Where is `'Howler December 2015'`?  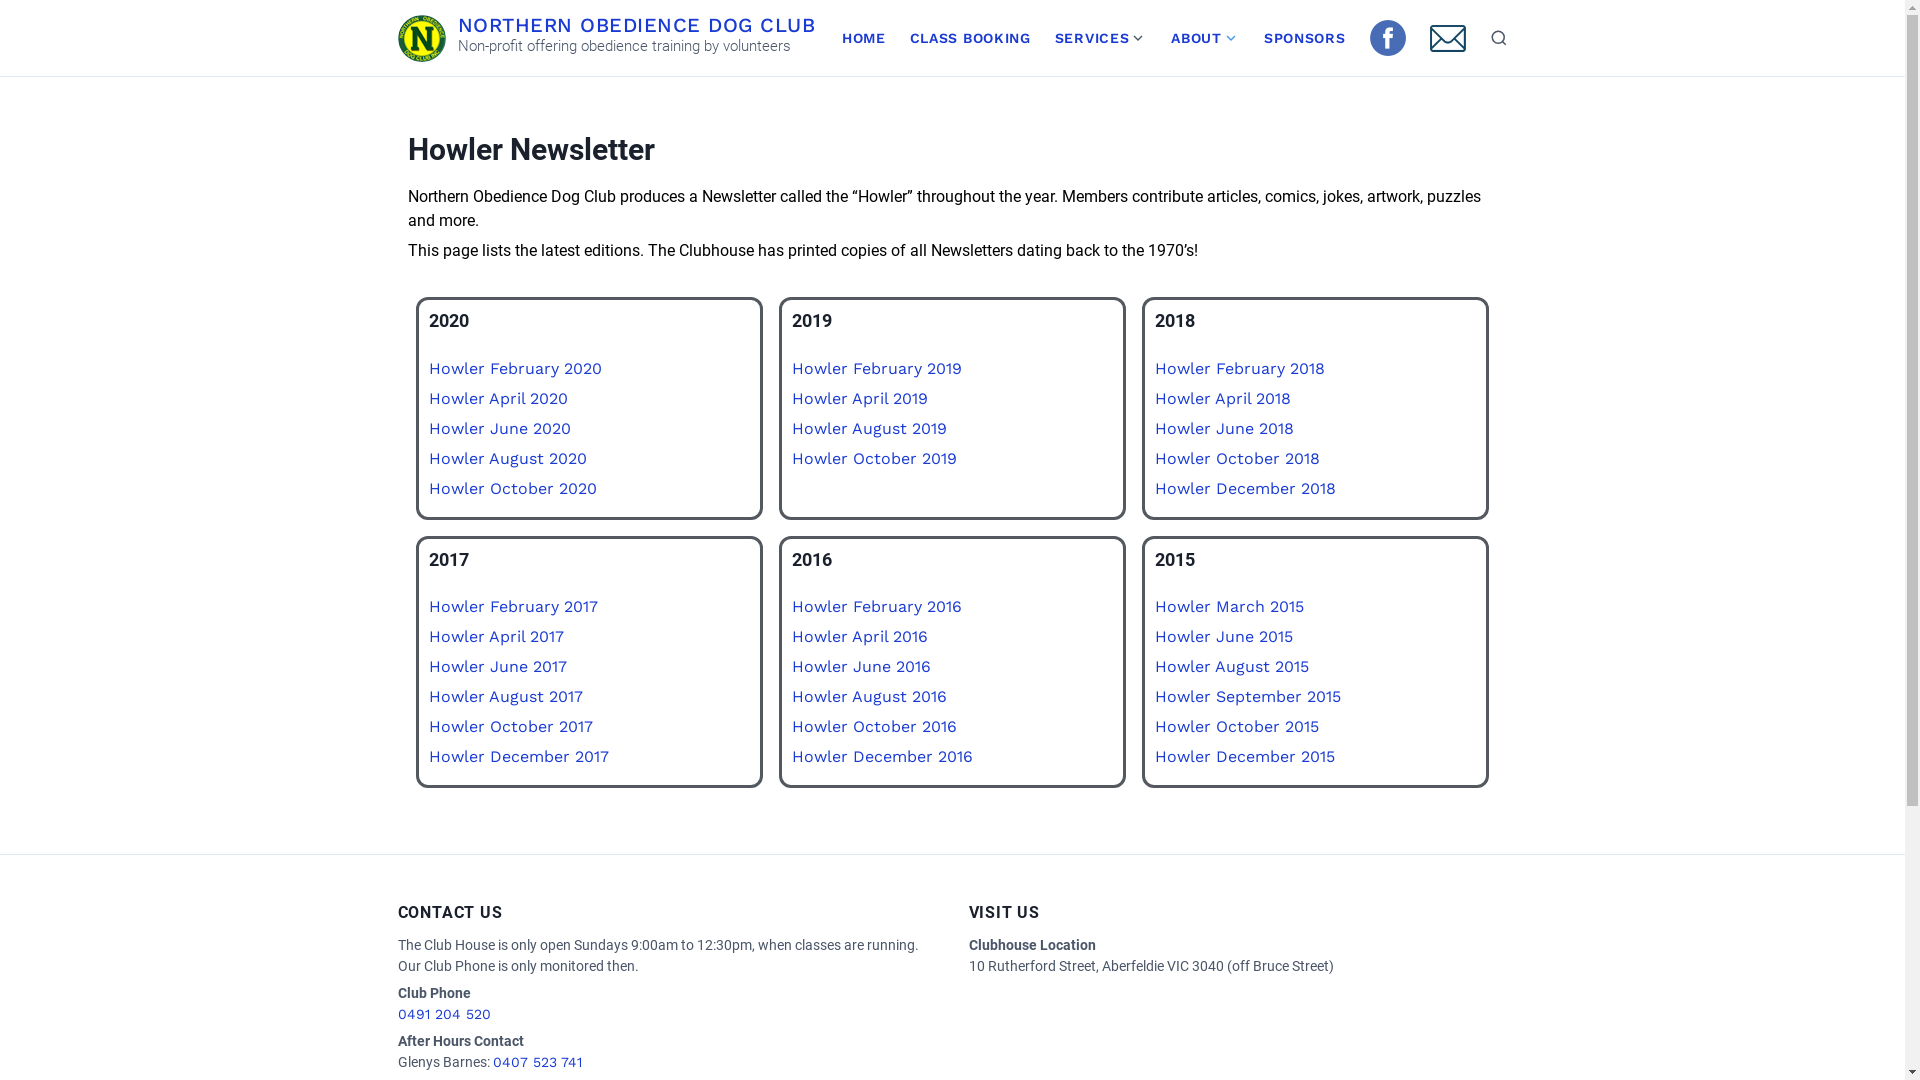
'Howler December 2015' is located at coordinates (1155, 756).